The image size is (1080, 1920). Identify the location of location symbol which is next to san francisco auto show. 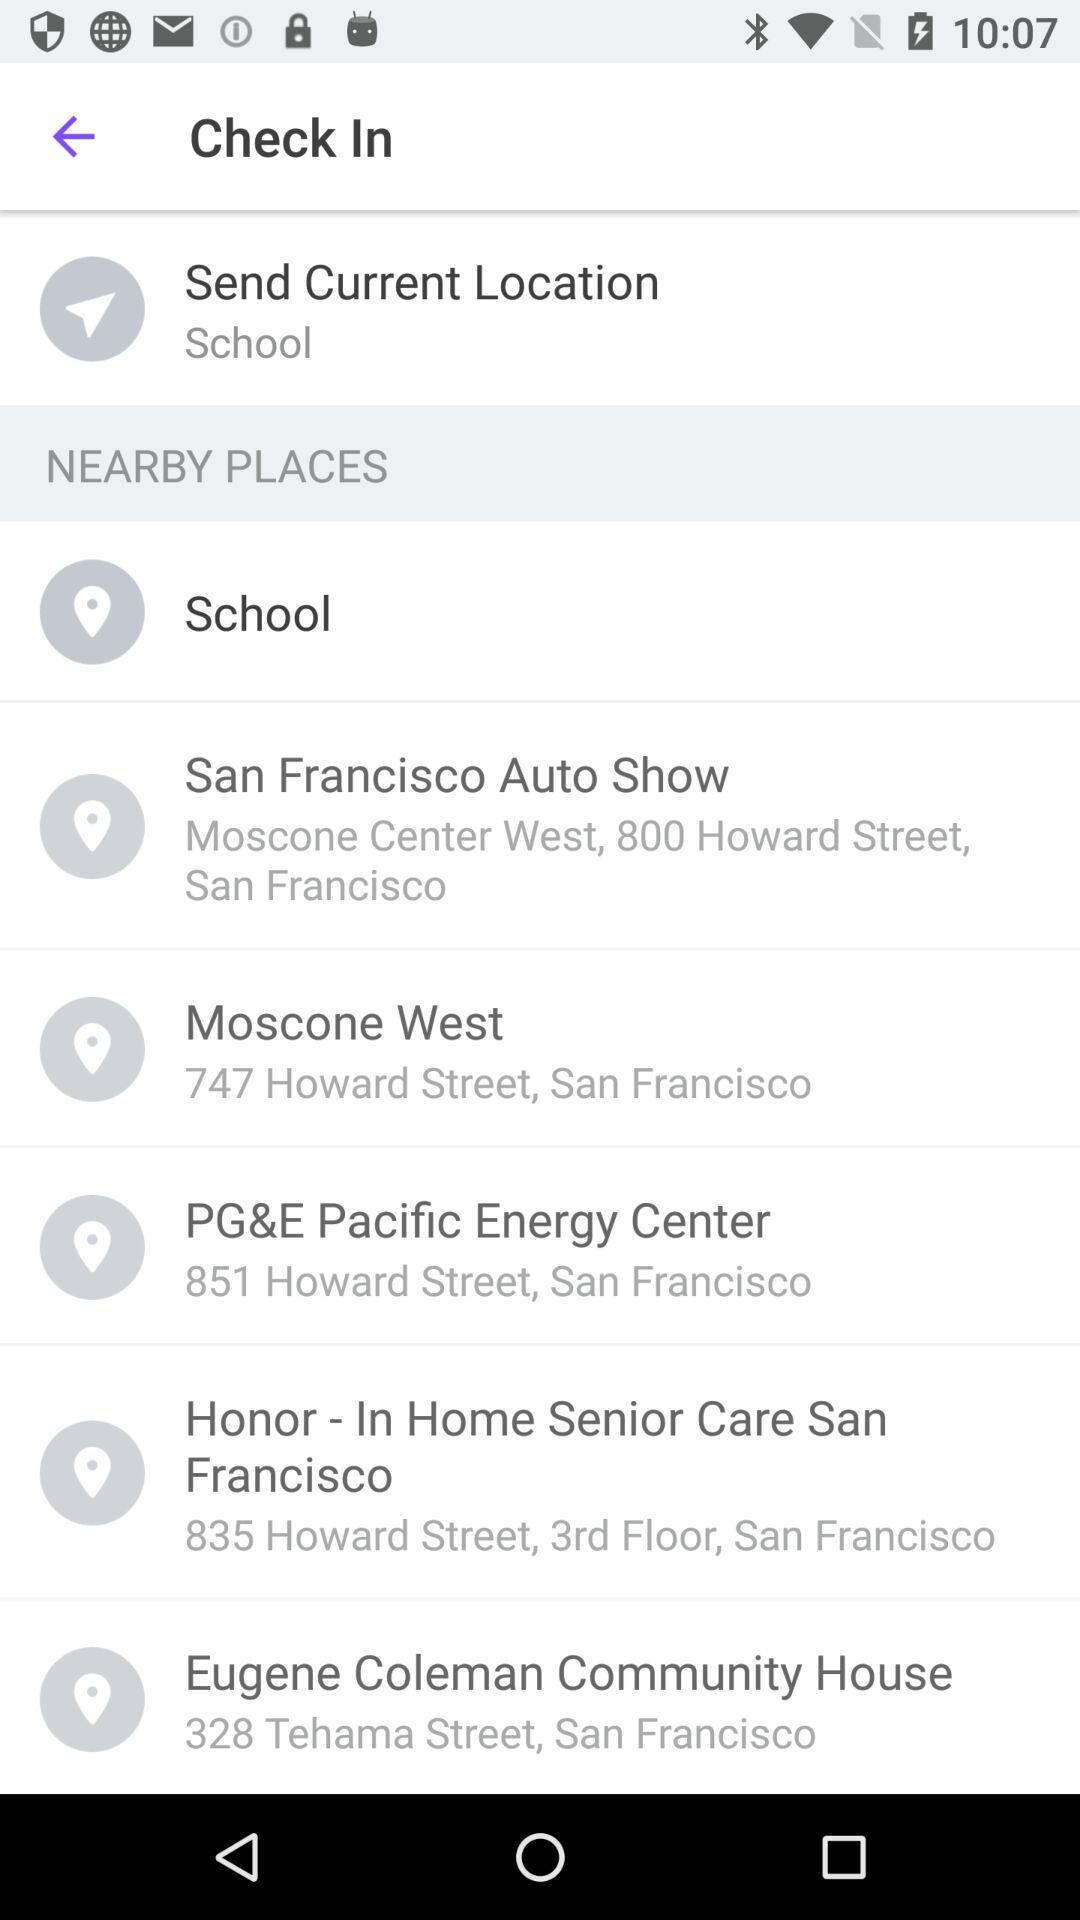
(92, 826).